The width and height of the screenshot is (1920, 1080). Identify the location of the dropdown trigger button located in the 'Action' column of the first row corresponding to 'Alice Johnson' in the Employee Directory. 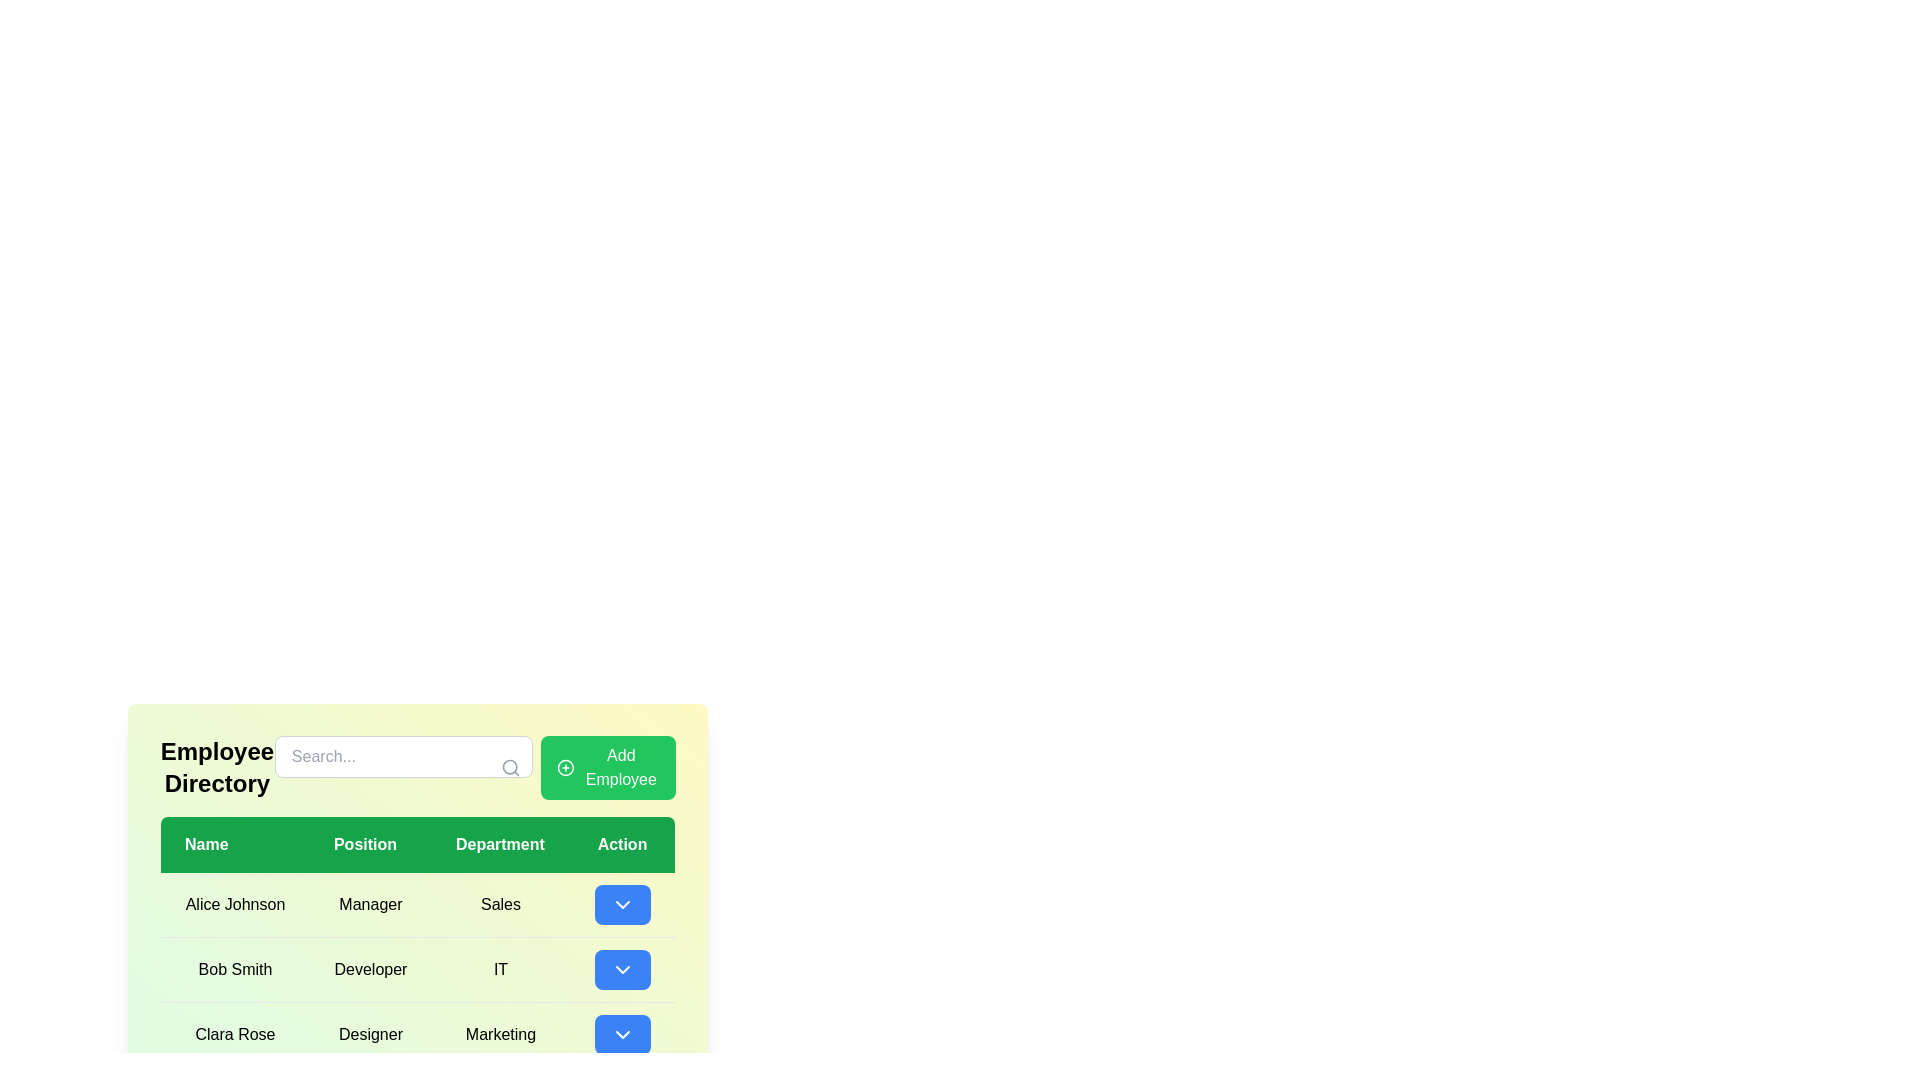
(621, 905).